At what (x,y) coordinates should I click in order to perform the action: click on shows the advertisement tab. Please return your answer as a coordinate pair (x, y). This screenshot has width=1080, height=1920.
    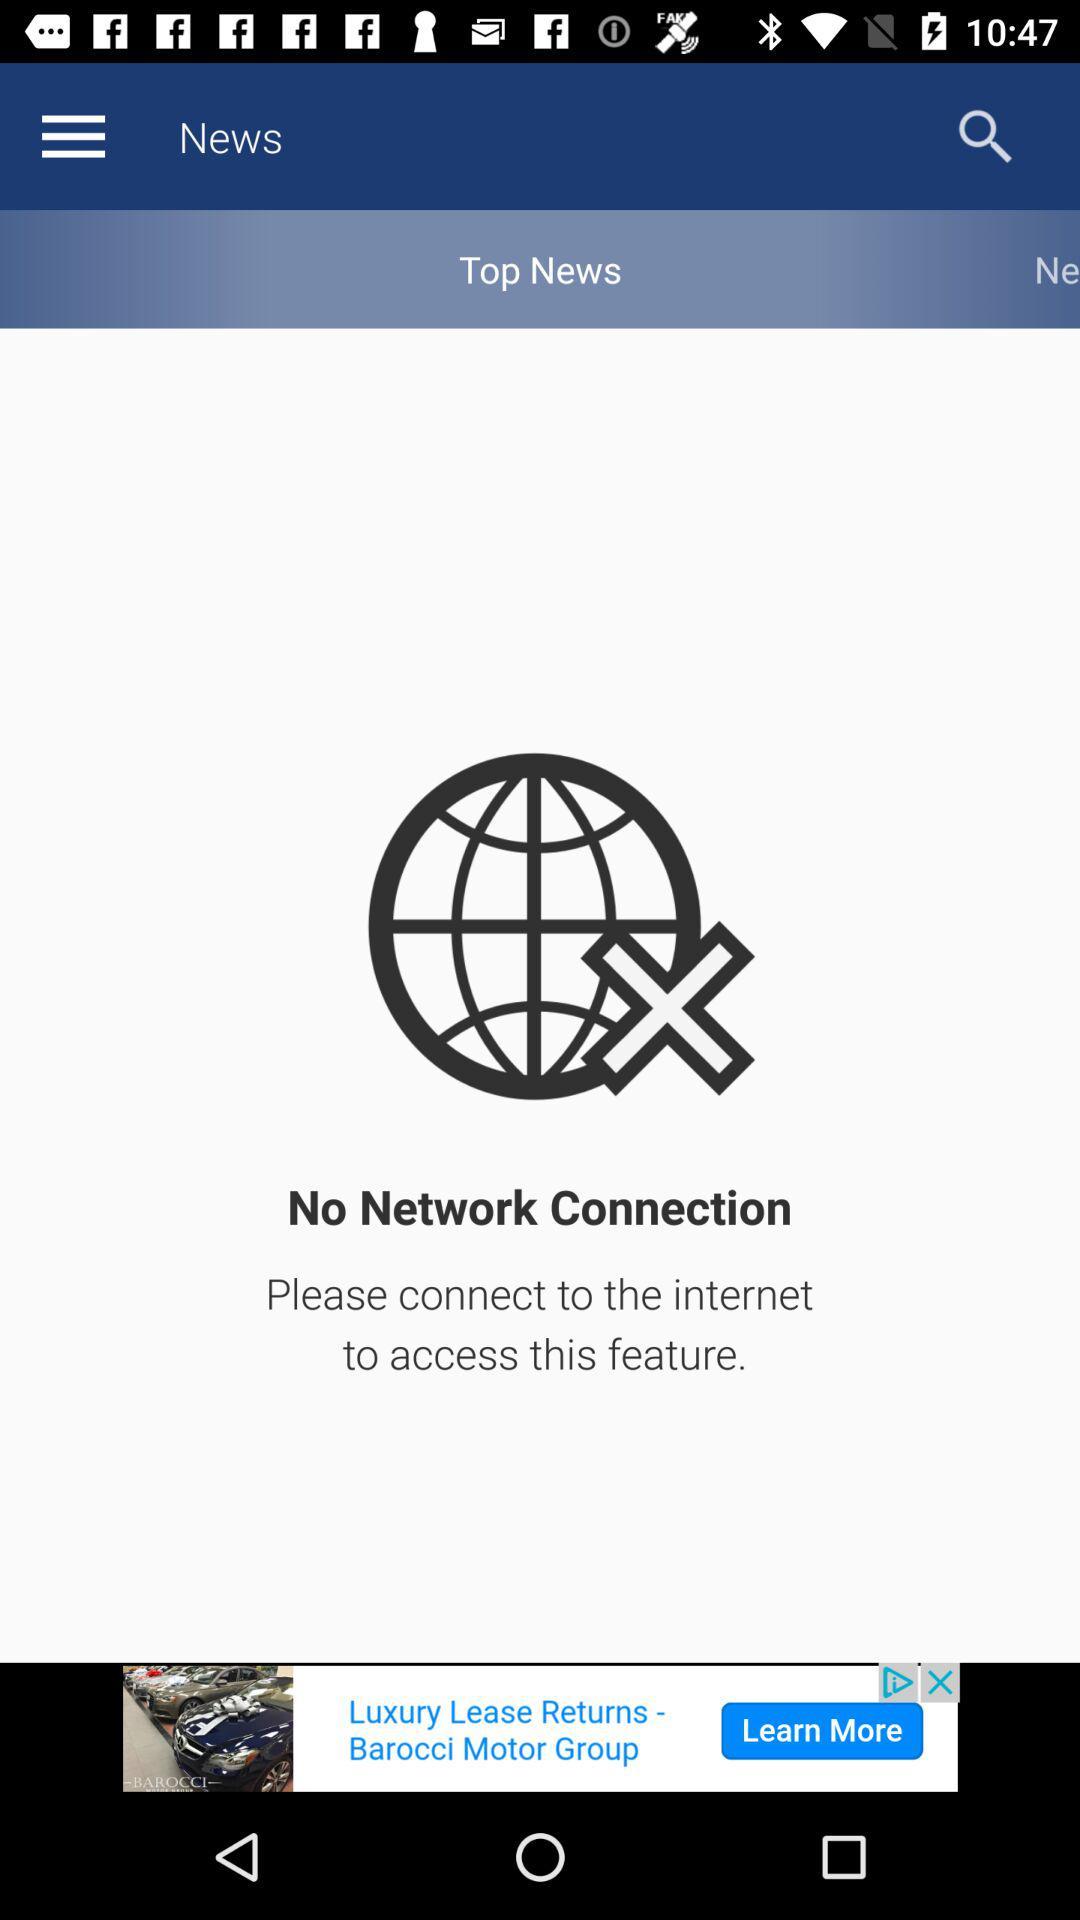
    Looking at the image, I should click on (540, 1727).